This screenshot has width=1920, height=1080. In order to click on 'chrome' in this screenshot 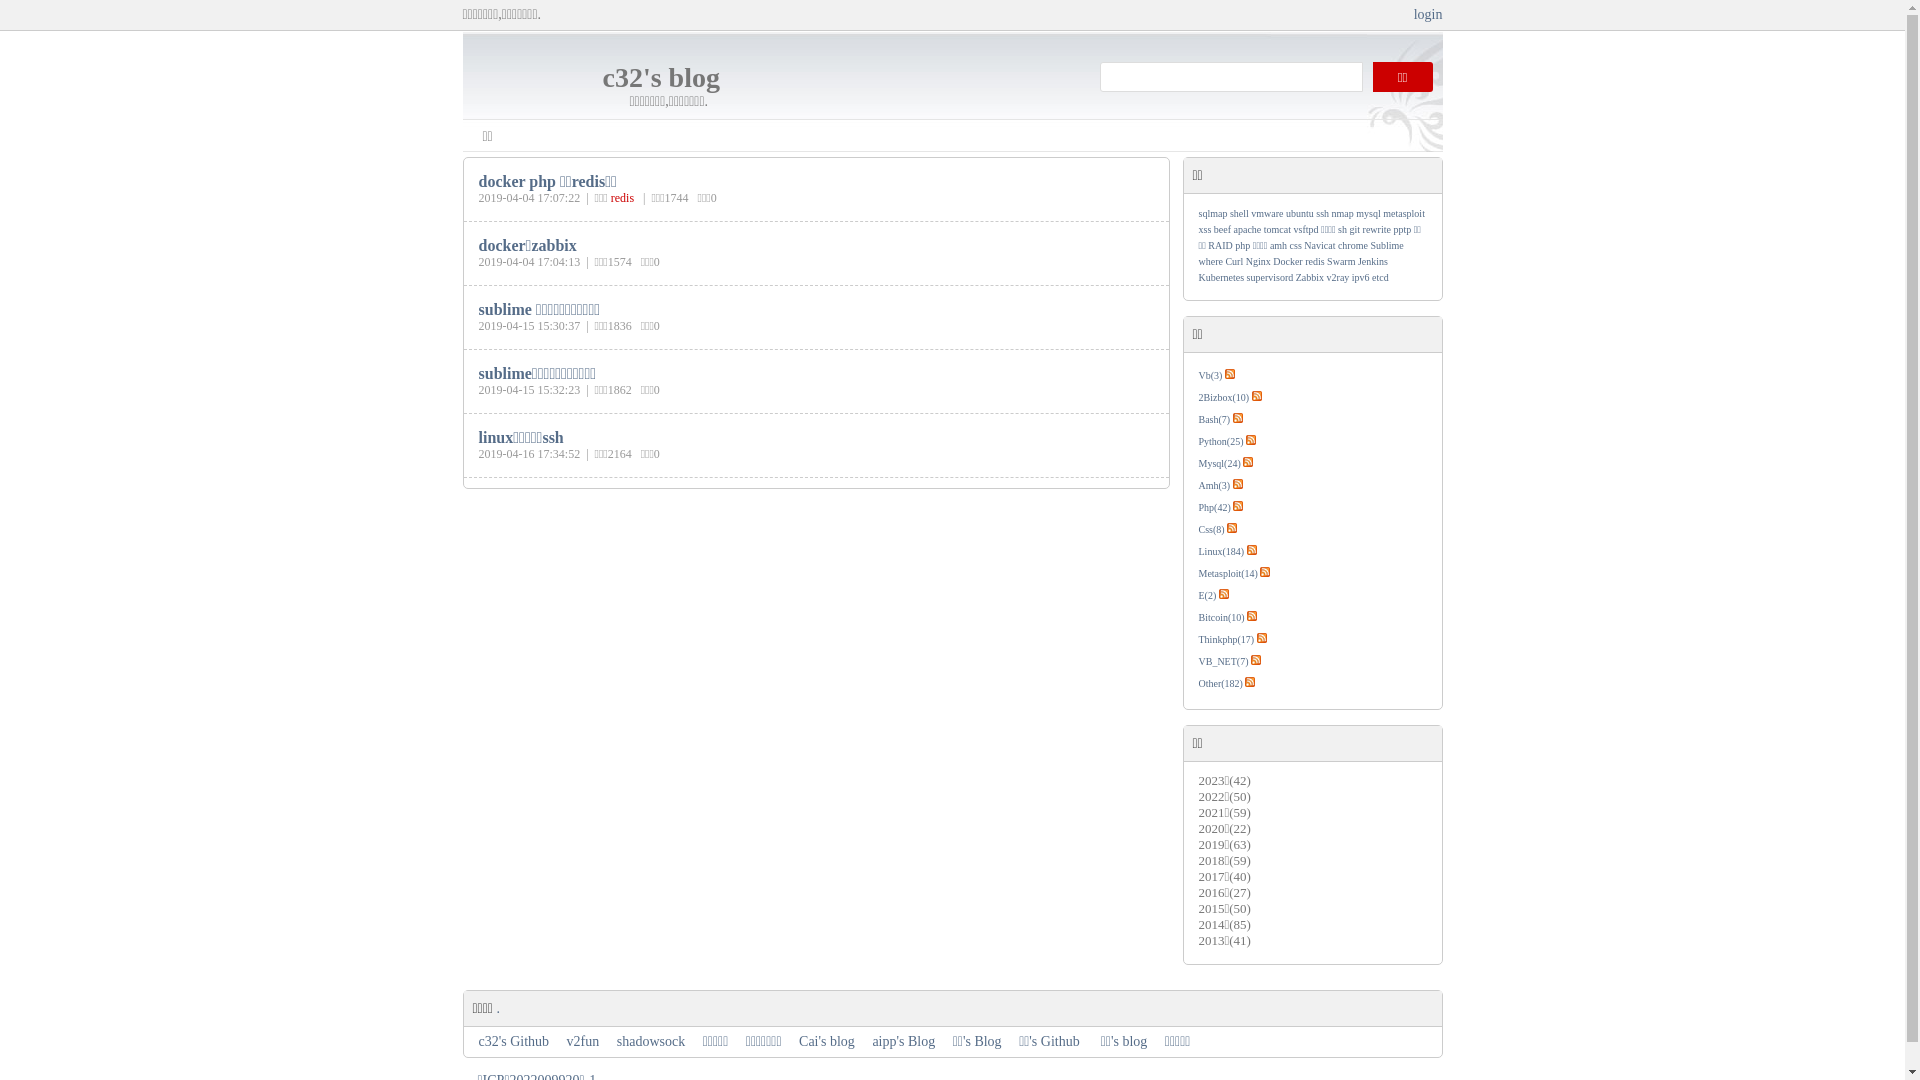, I will do `click(1338, 244)`.